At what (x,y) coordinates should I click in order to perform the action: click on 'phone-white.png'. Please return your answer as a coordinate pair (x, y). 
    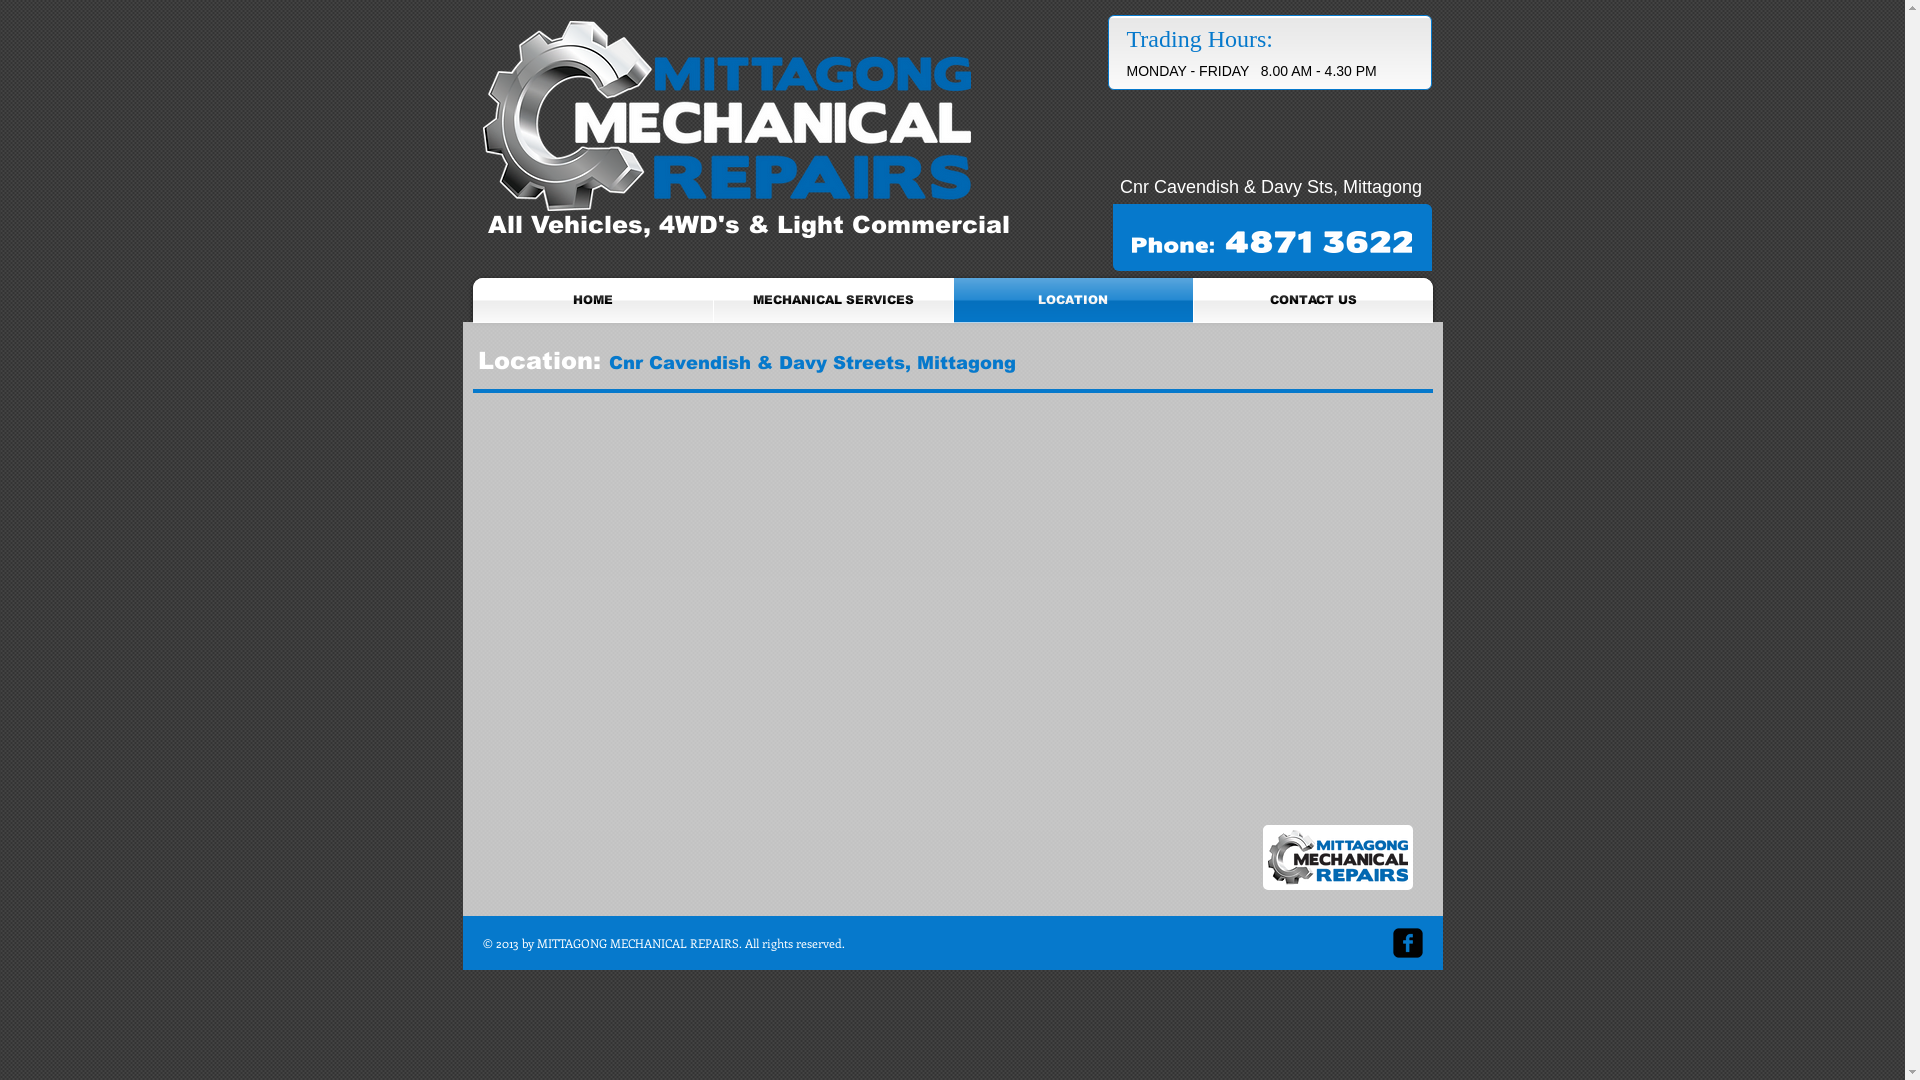
    Looking at the image, I should click on (1132, 240).